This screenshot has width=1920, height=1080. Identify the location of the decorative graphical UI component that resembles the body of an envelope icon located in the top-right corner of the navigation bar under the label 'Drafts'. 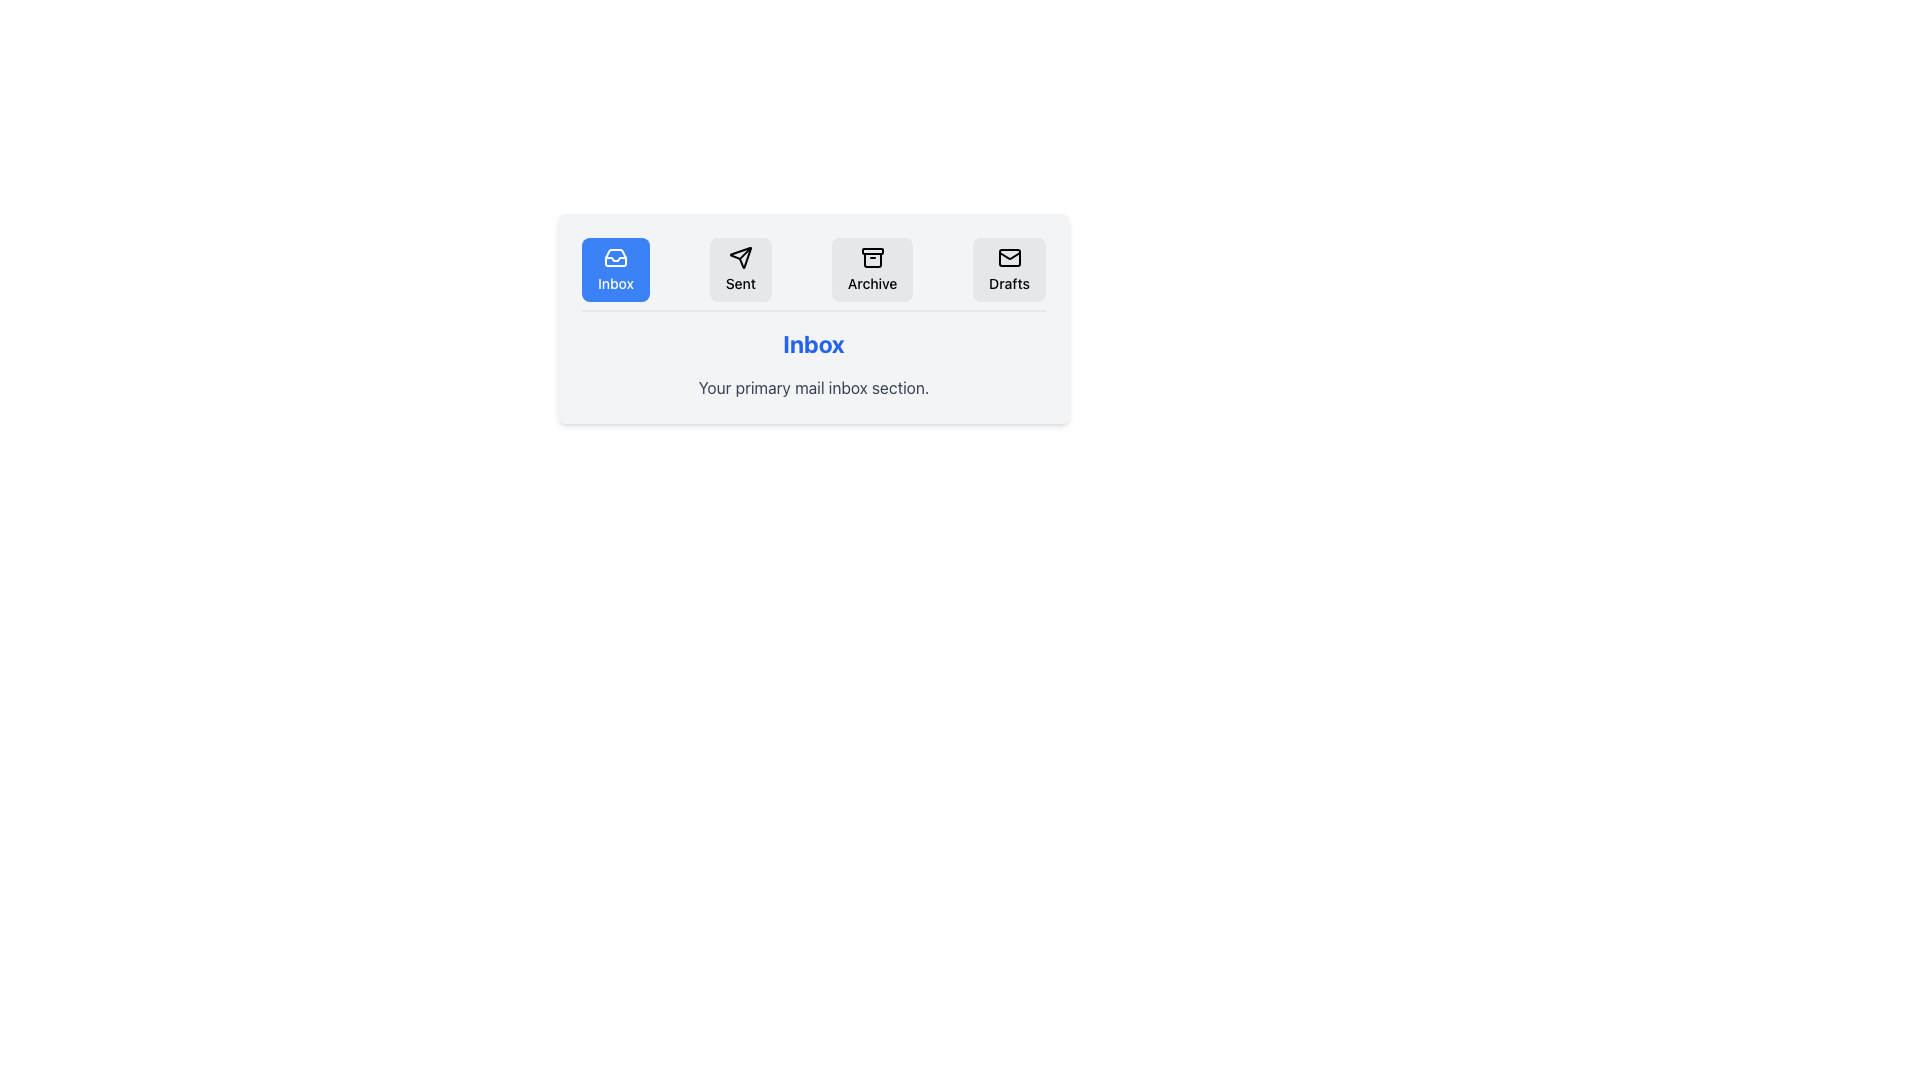
(1009, 257).